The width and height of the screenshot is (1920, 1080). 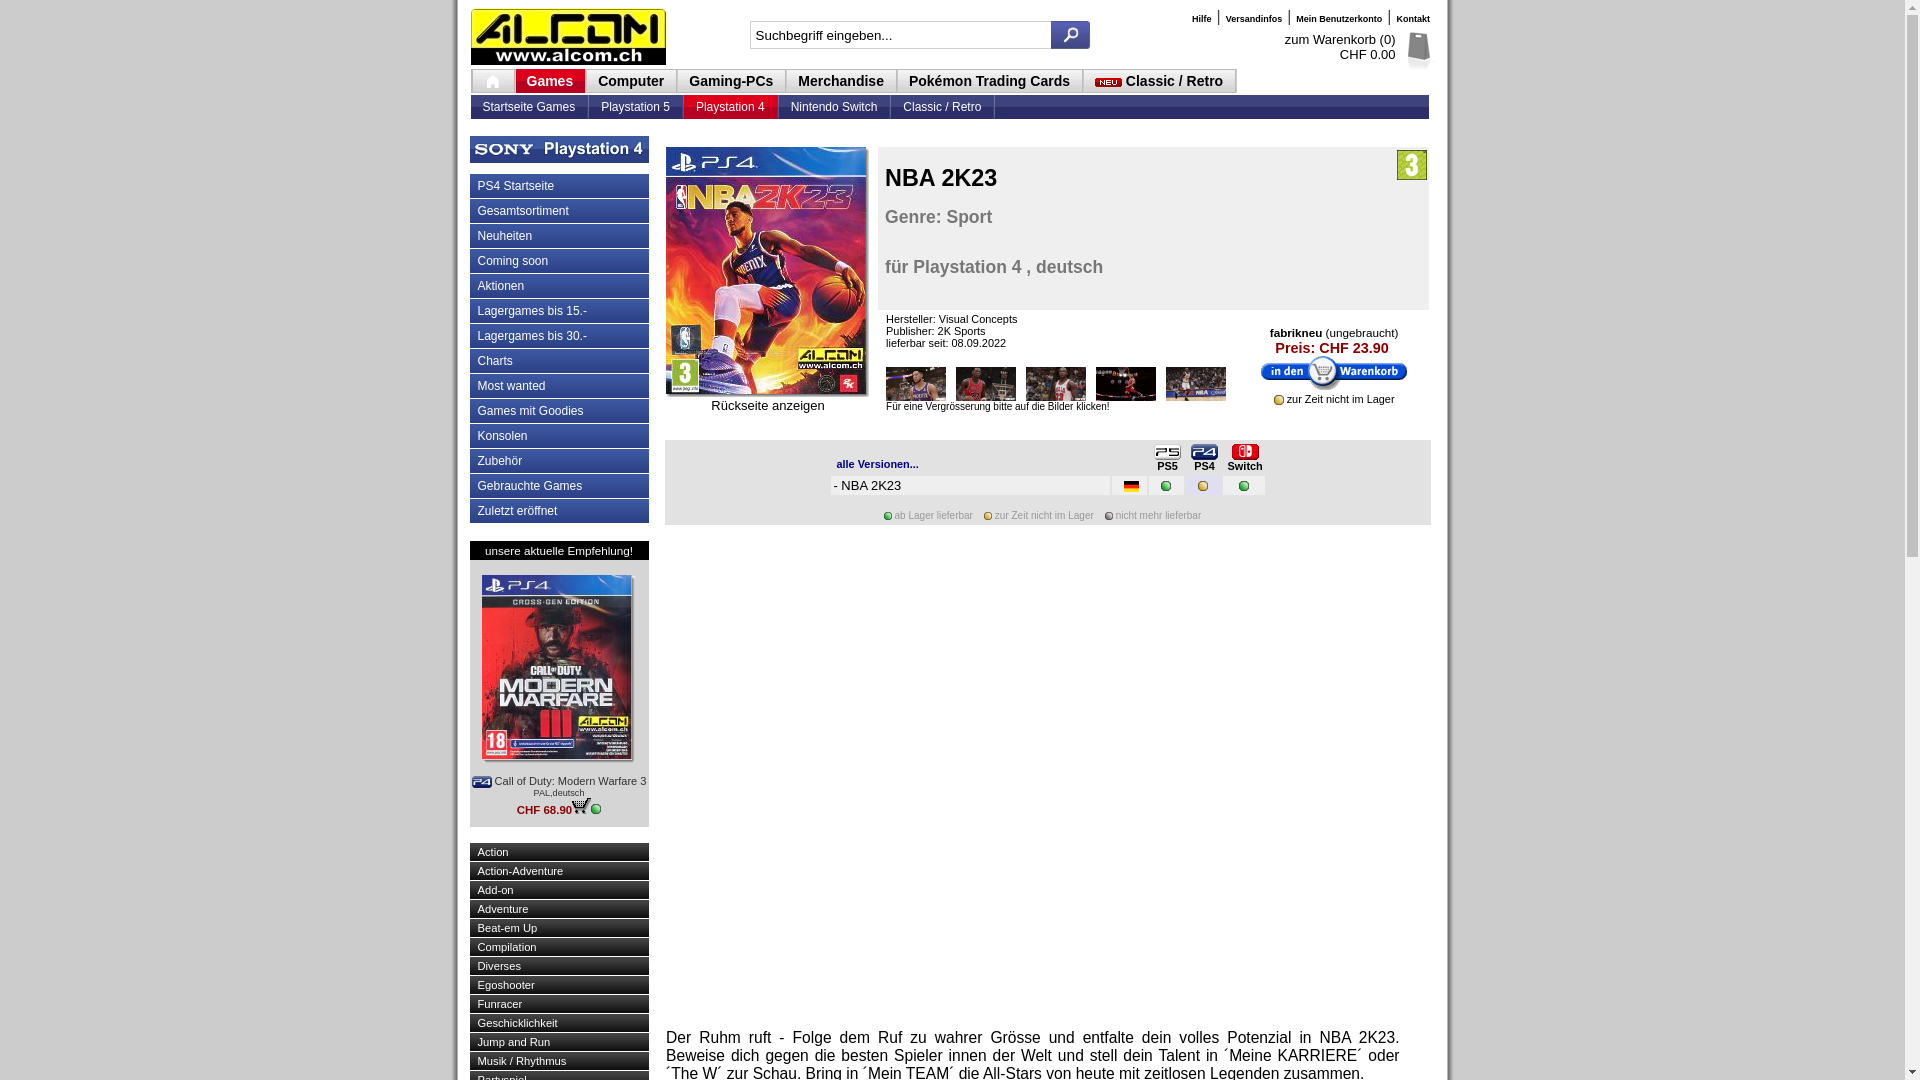 I want to click on 'Add-on', so click(x=559, y=889).